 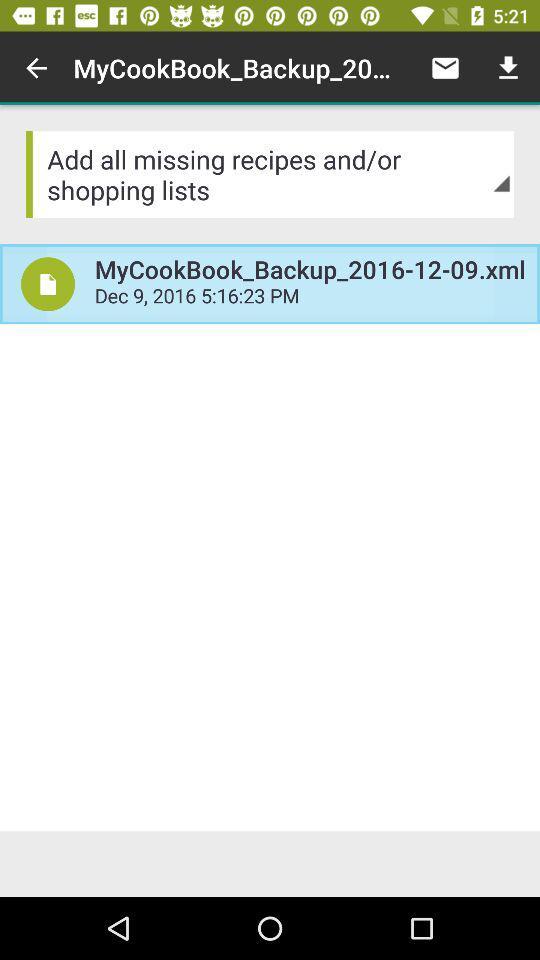 What do you see at coordinates (445, 68) in the screenshot?
I see `item above add all missing` at bounding box center [445, 68].